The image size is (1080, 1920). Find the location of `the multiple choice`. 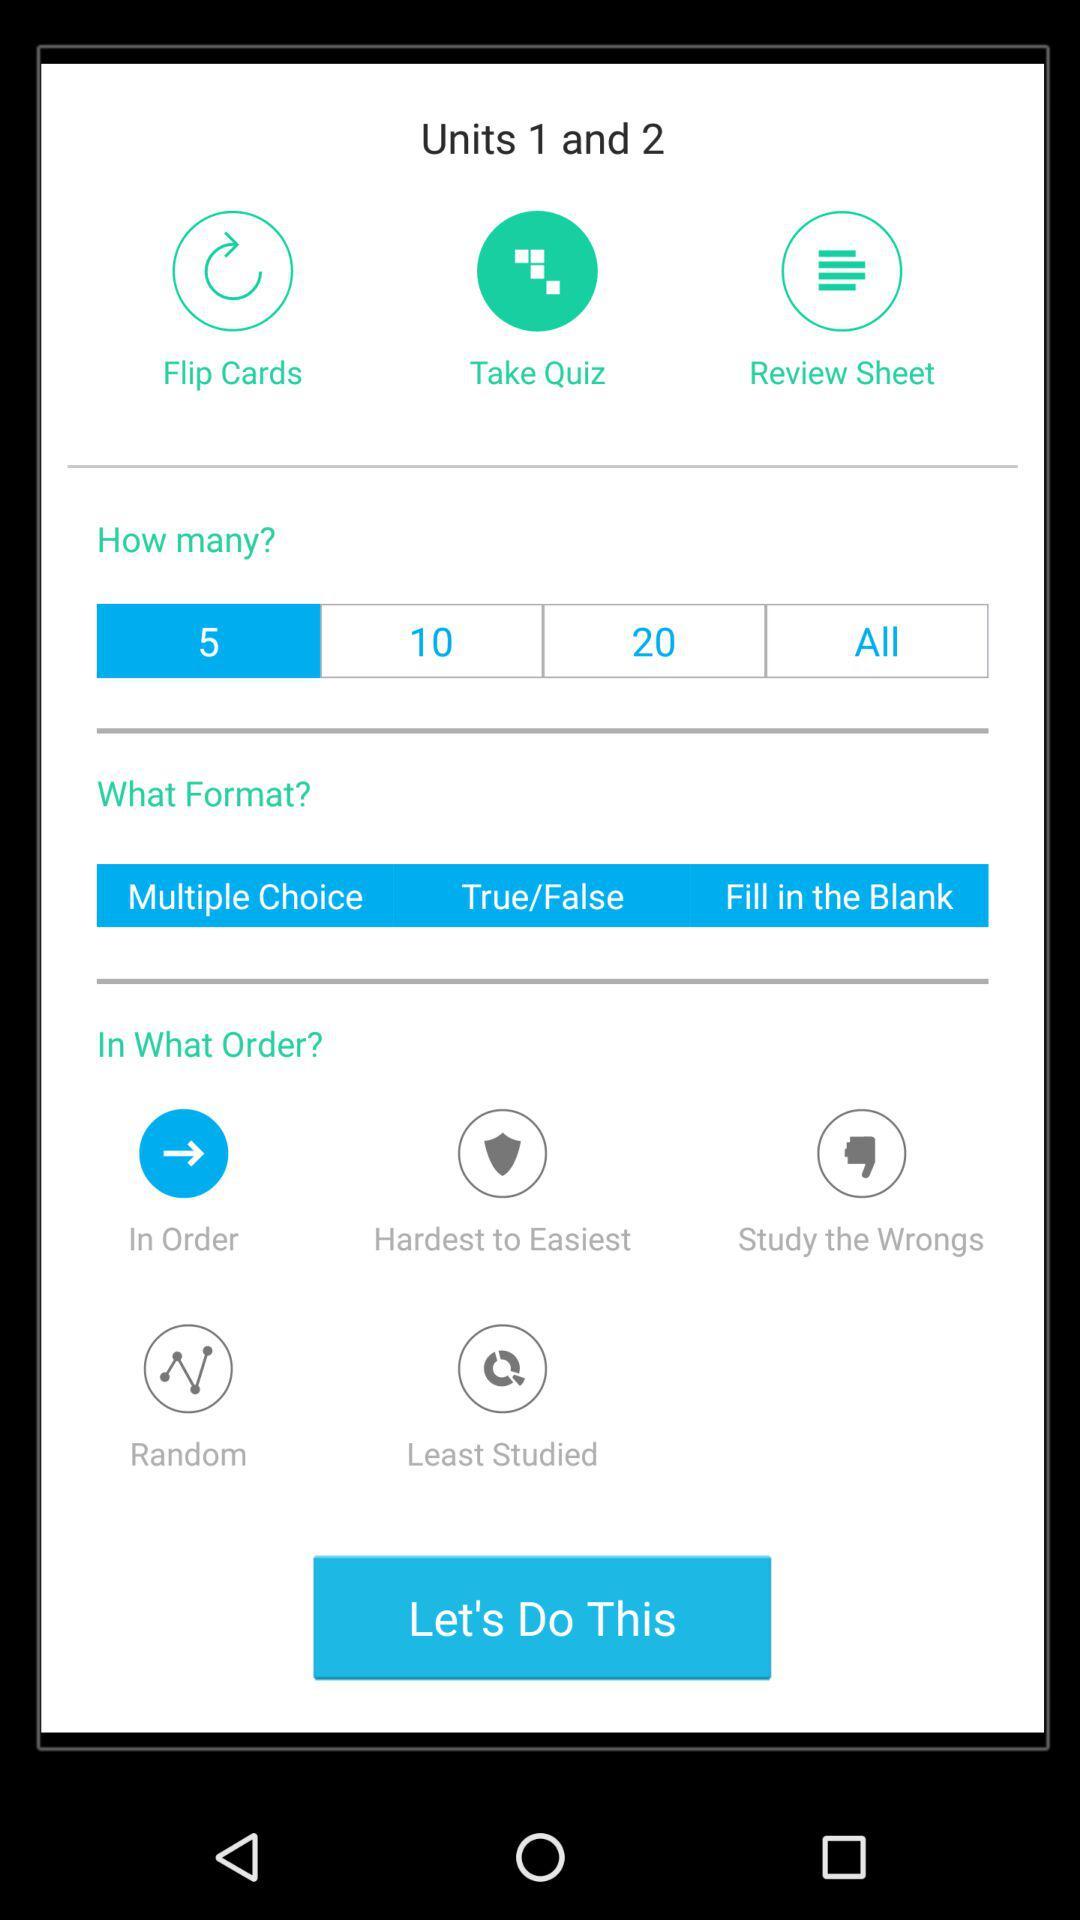

the multiple choice is located at coordinates (244, 894).